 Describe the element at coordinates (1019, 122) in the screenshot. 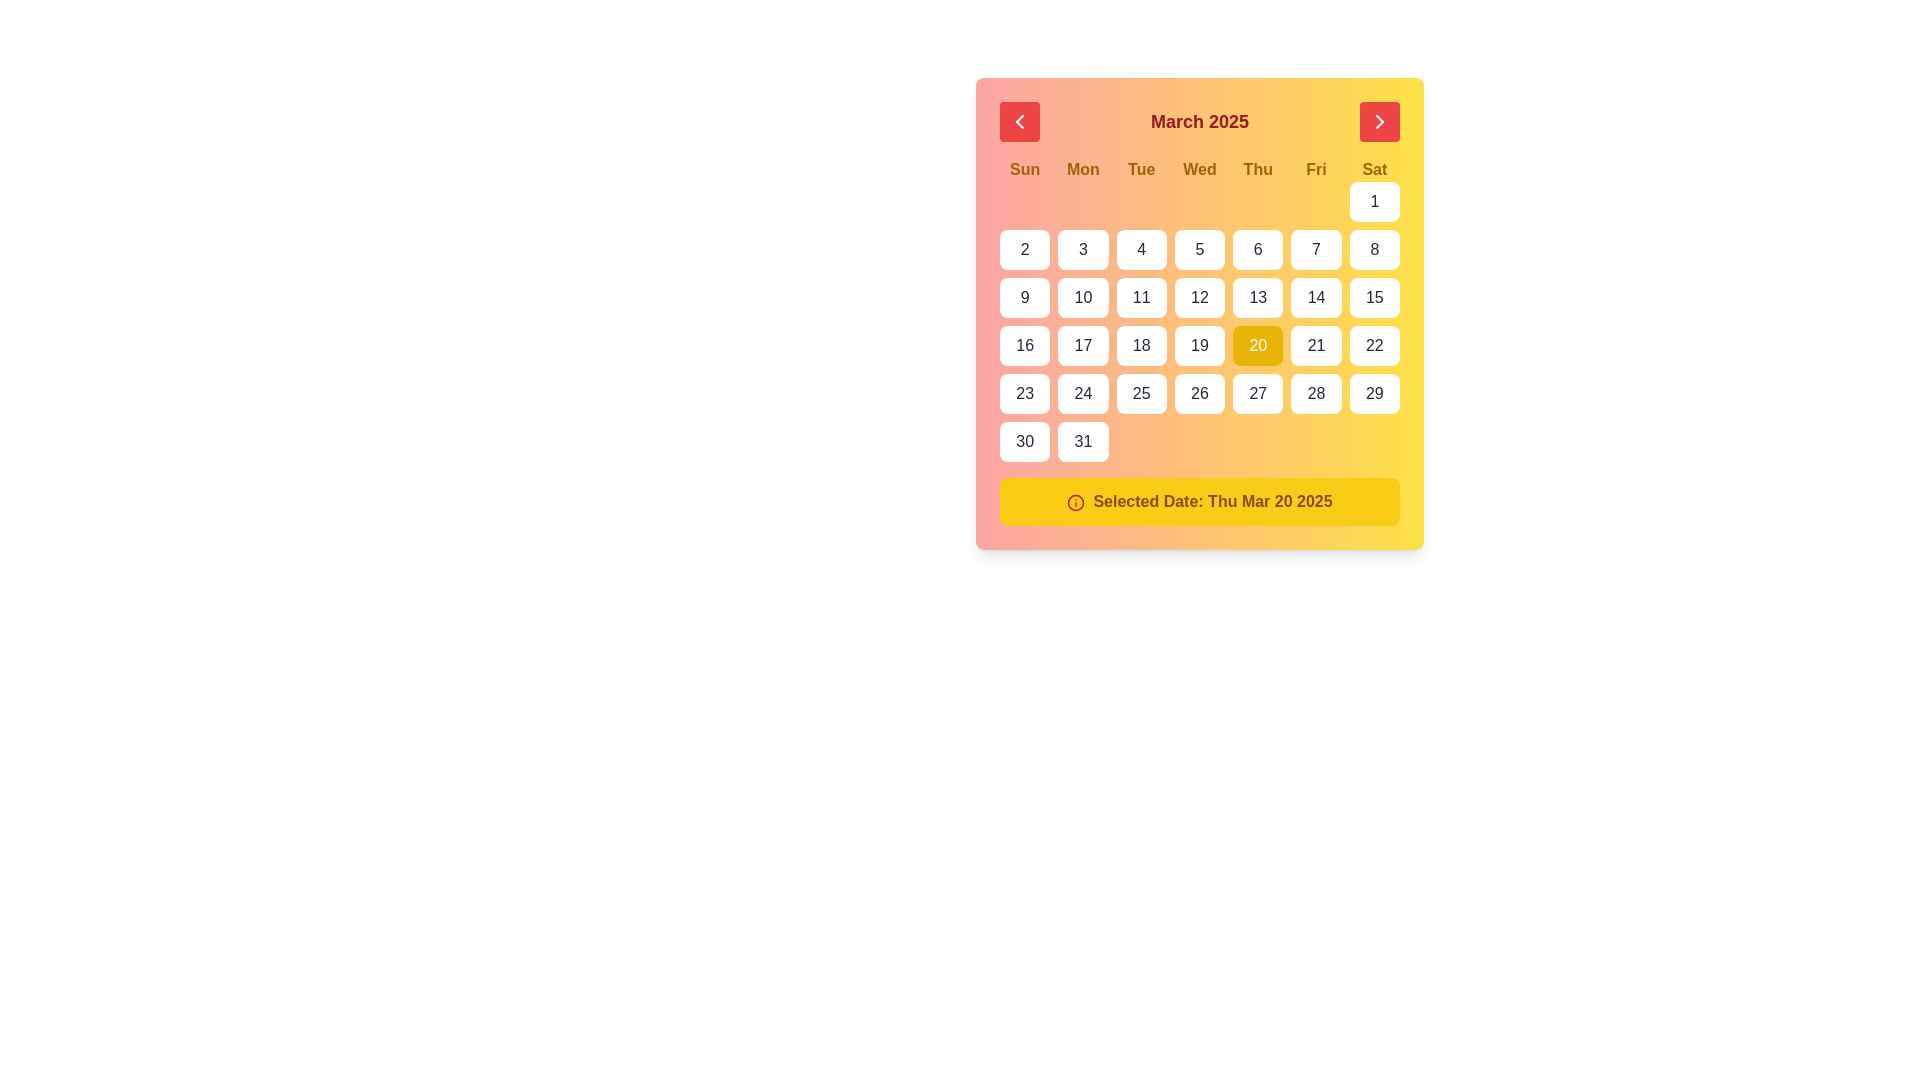

I see `the left arrow button` at that location.